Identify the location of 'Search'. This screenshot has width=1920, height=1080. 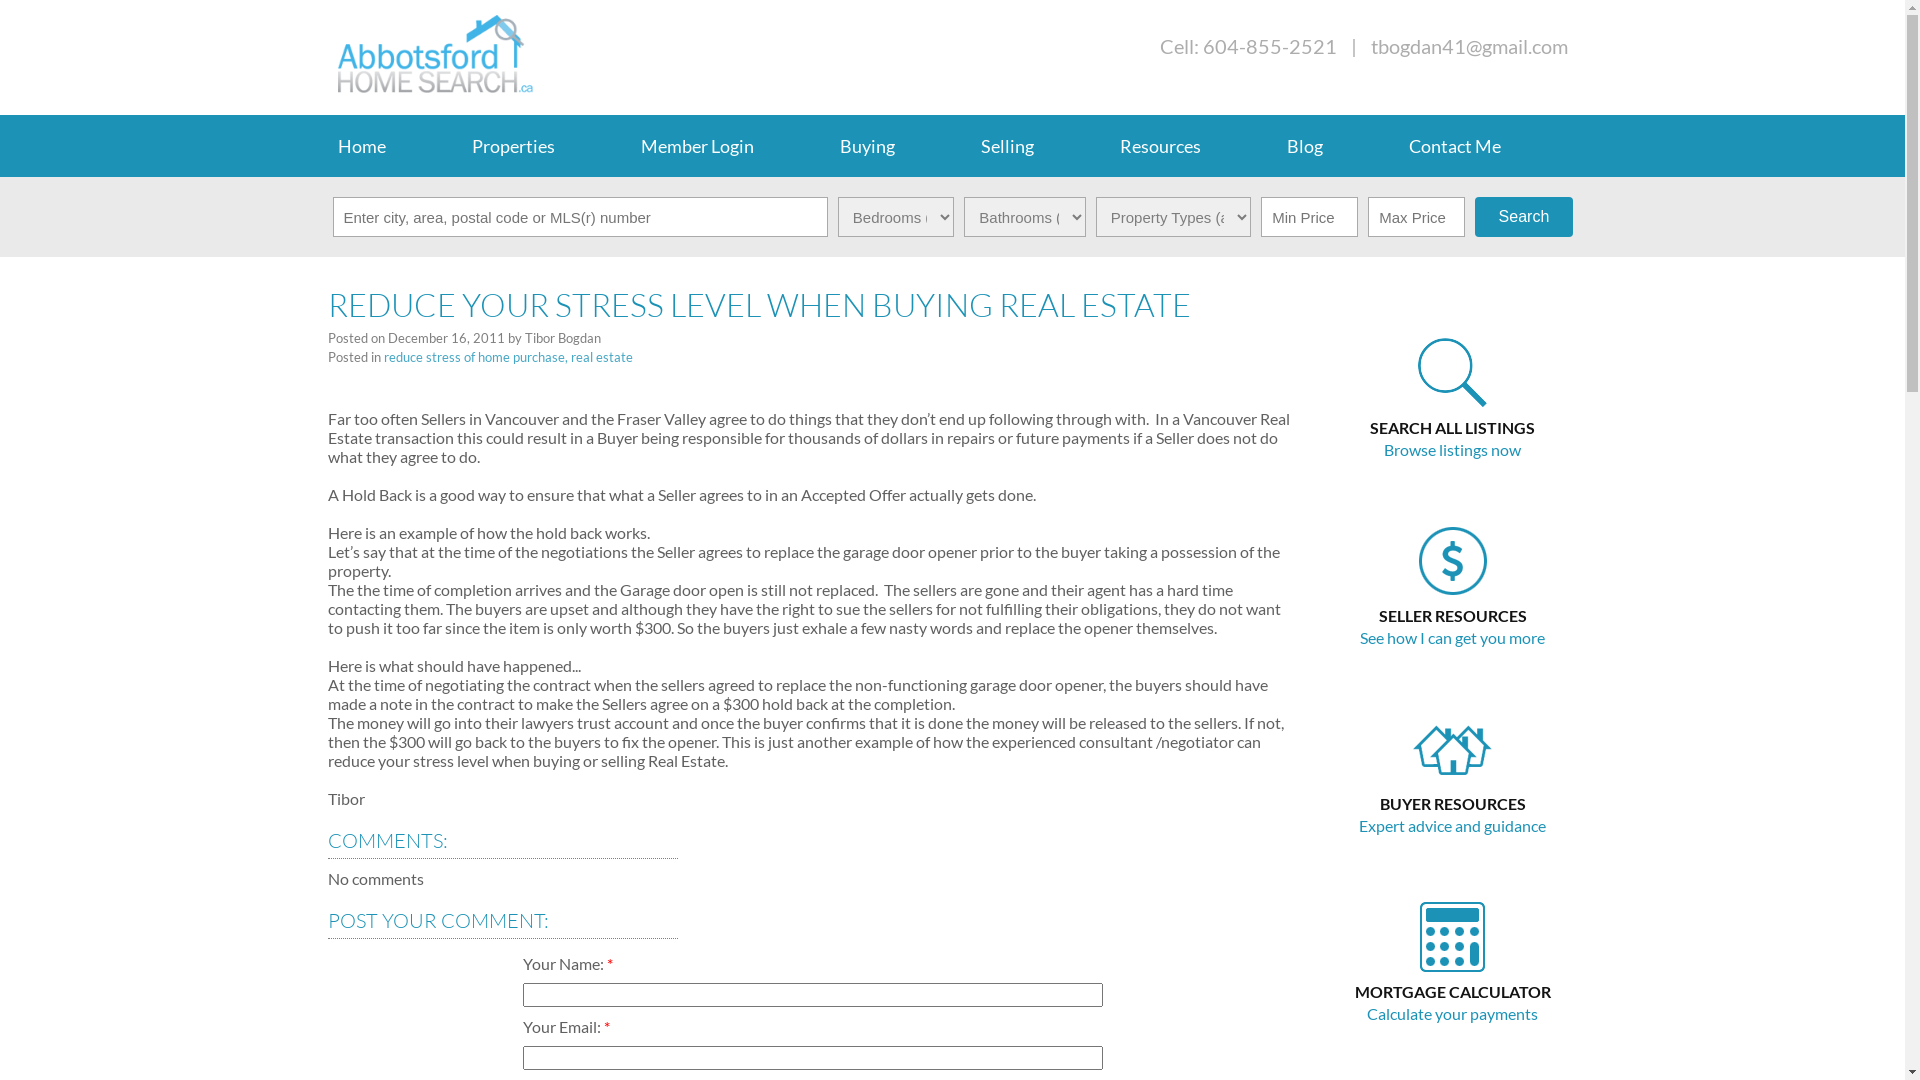
(1522, 216).